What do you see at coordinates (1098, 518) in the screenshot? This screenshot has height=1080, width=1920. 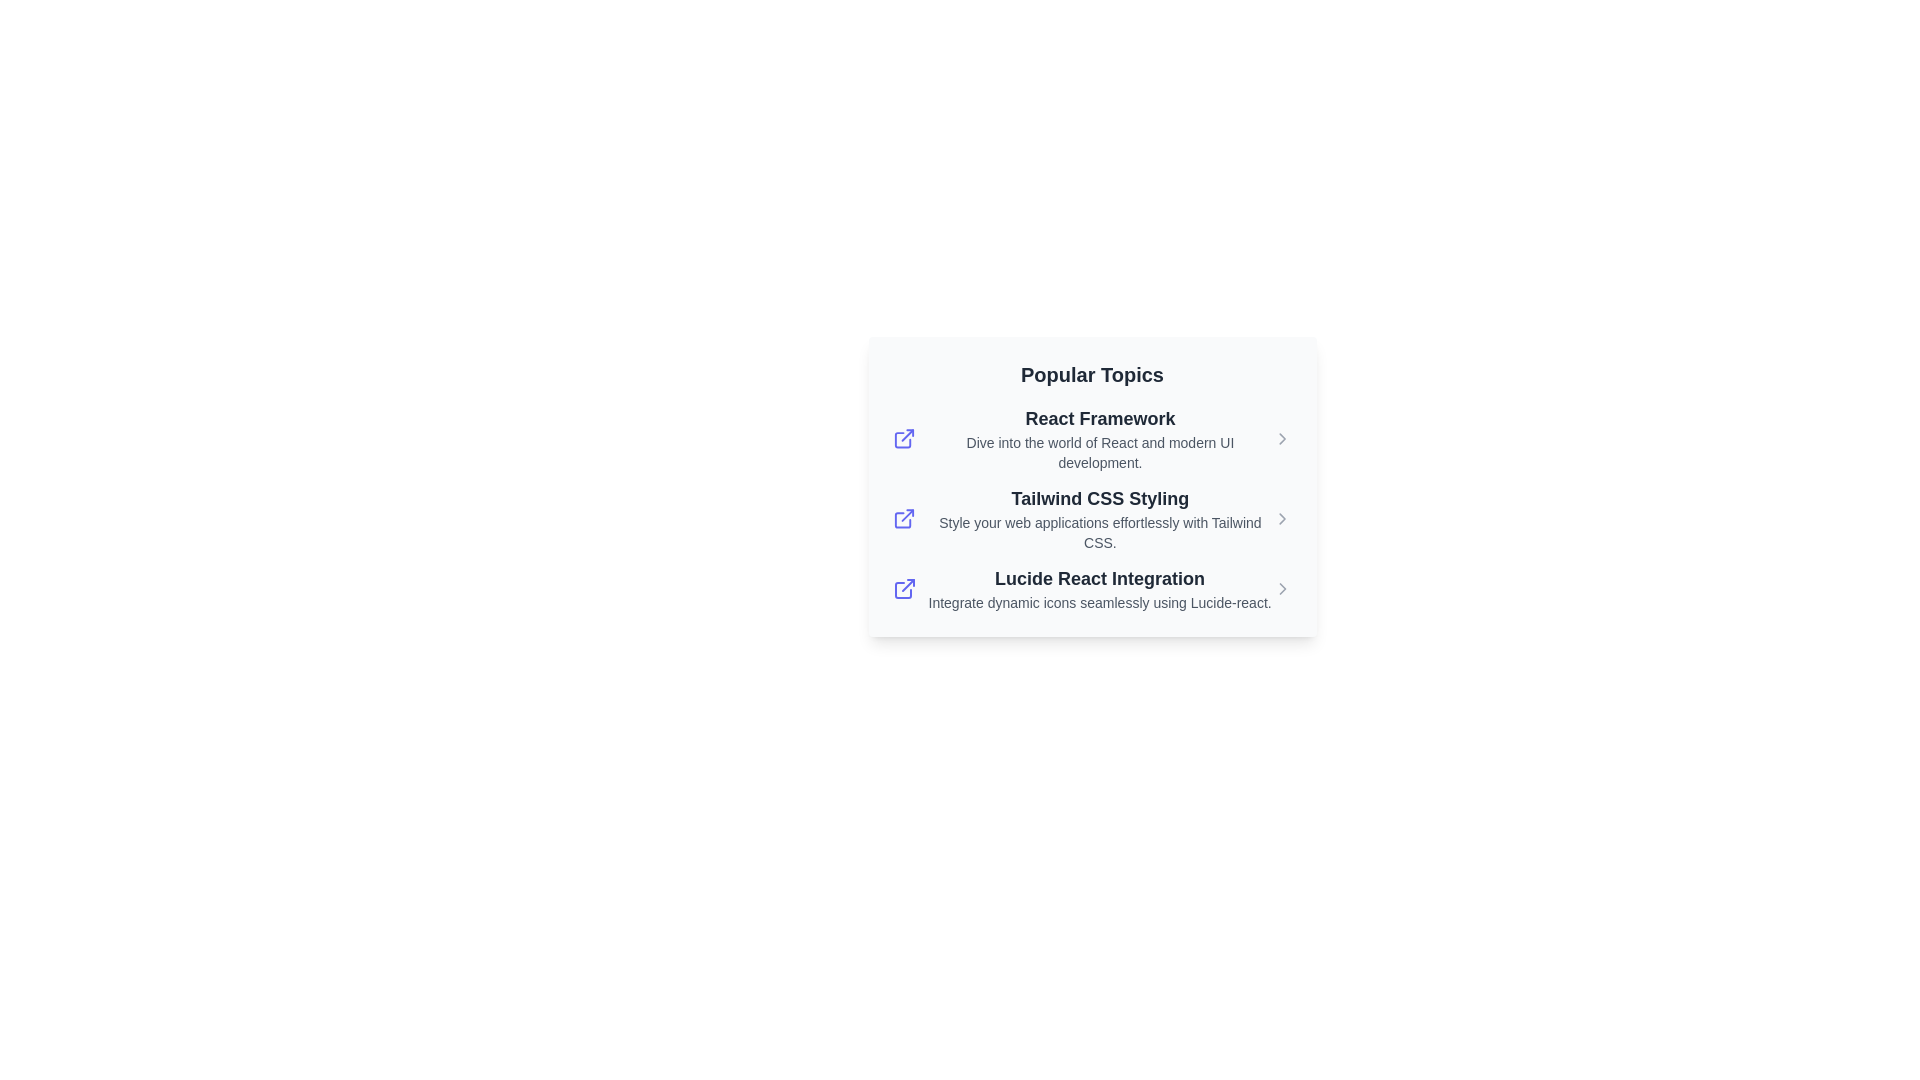 I see `the descriptive link for 'Tailwind CSS Styling' to read the information provided about this topic` at bounding box center [1098, 518].